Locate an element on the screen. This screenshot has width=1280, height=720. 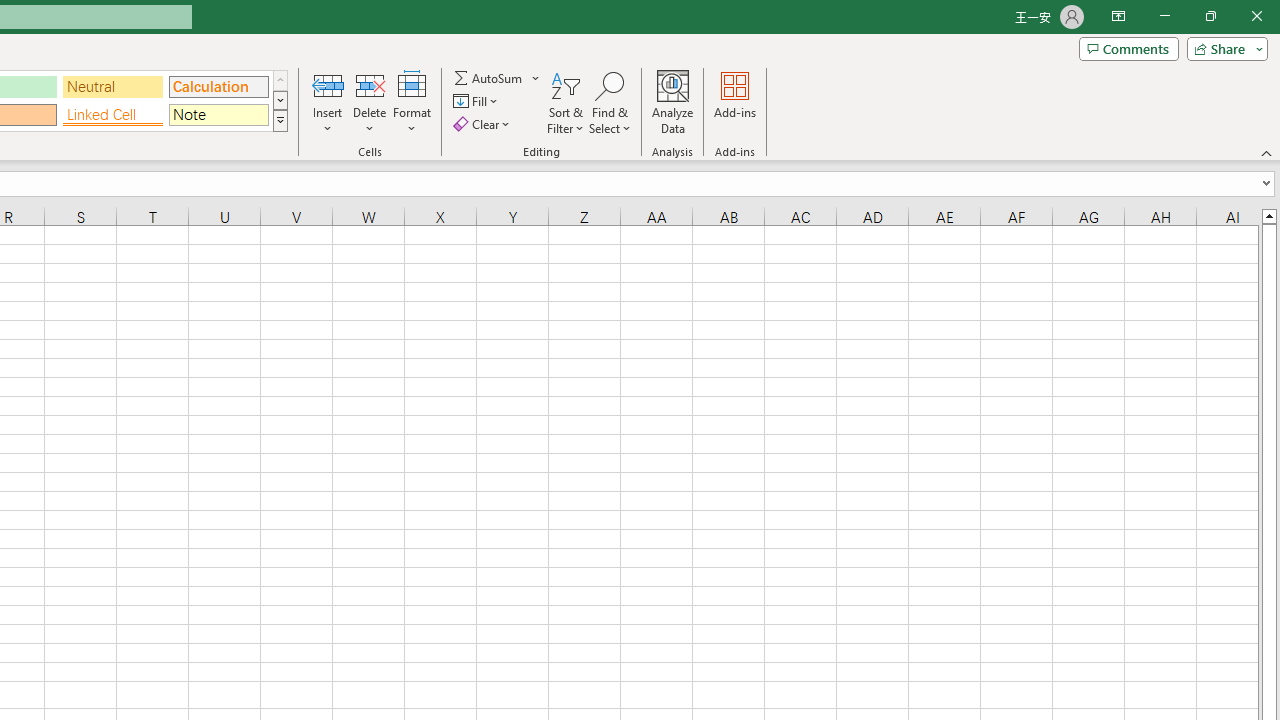
'Sort & Filter' is located at coordinates (565, 103).